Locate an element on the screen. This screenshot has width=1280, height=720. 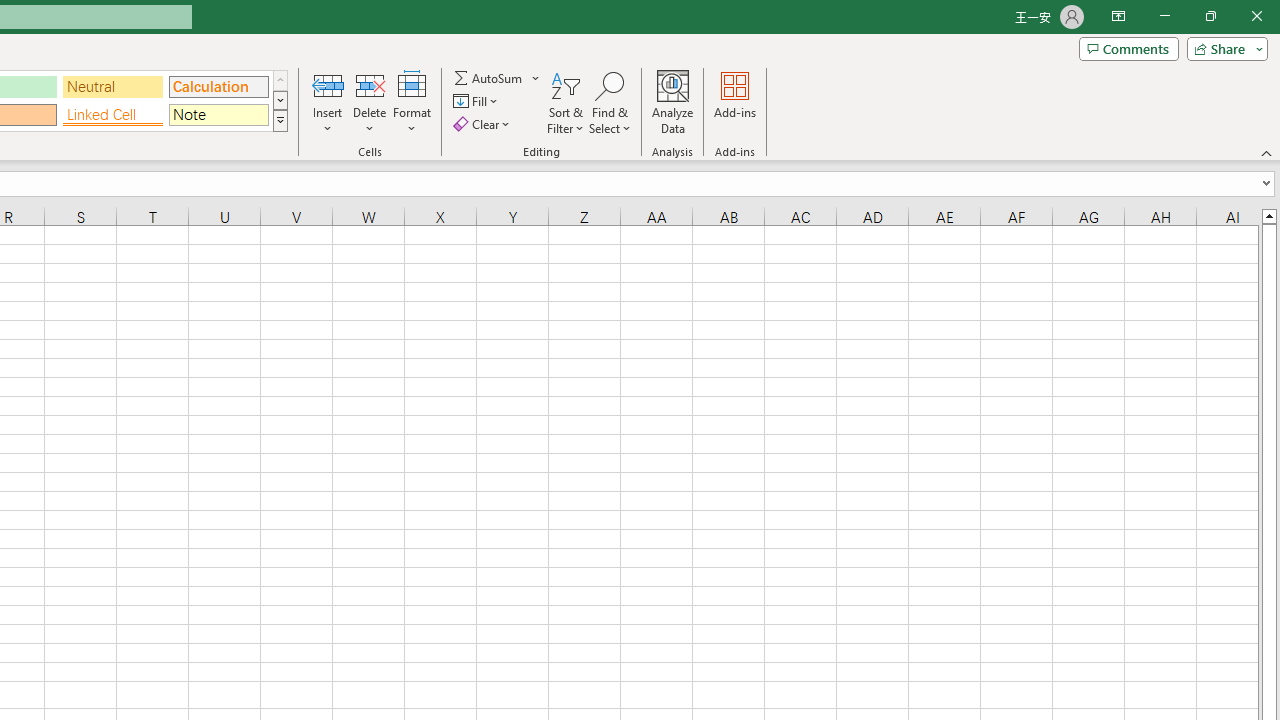
'Sort & Filter' is located at coordinates (565, 103).